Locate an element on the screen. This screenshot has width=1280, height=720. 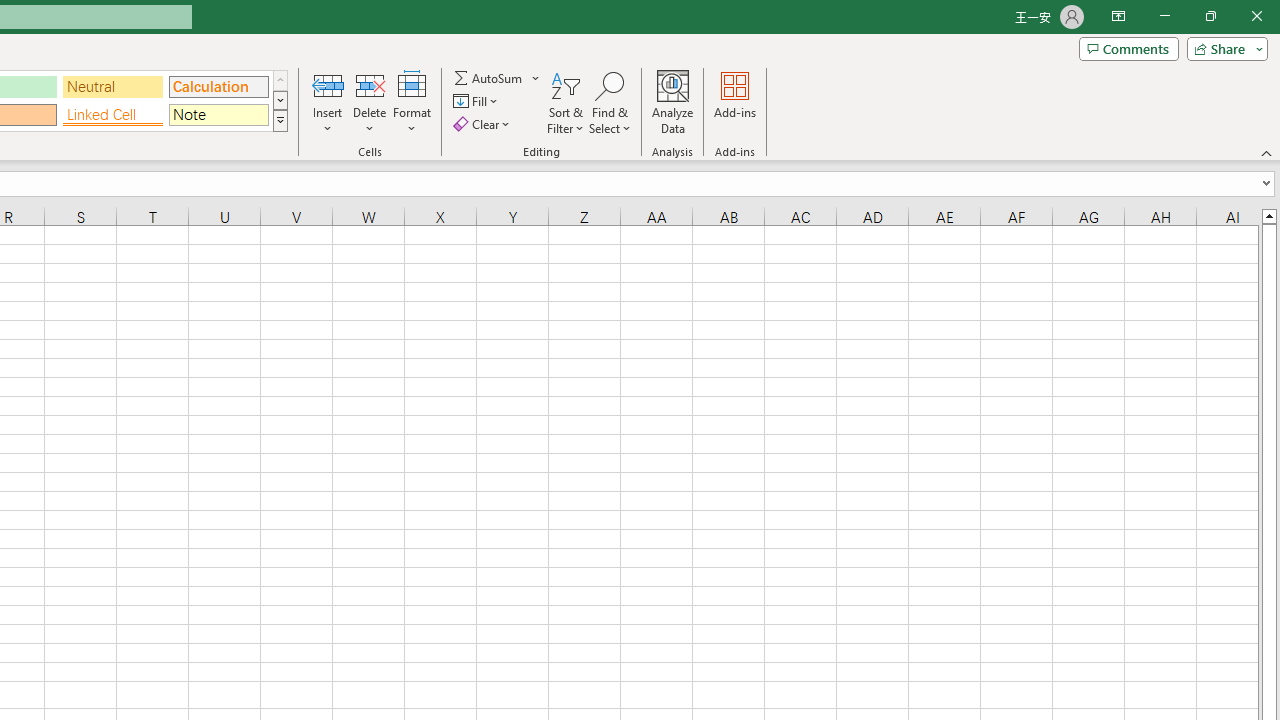
'Sort & Filter' is located at coordinates (565, 103).